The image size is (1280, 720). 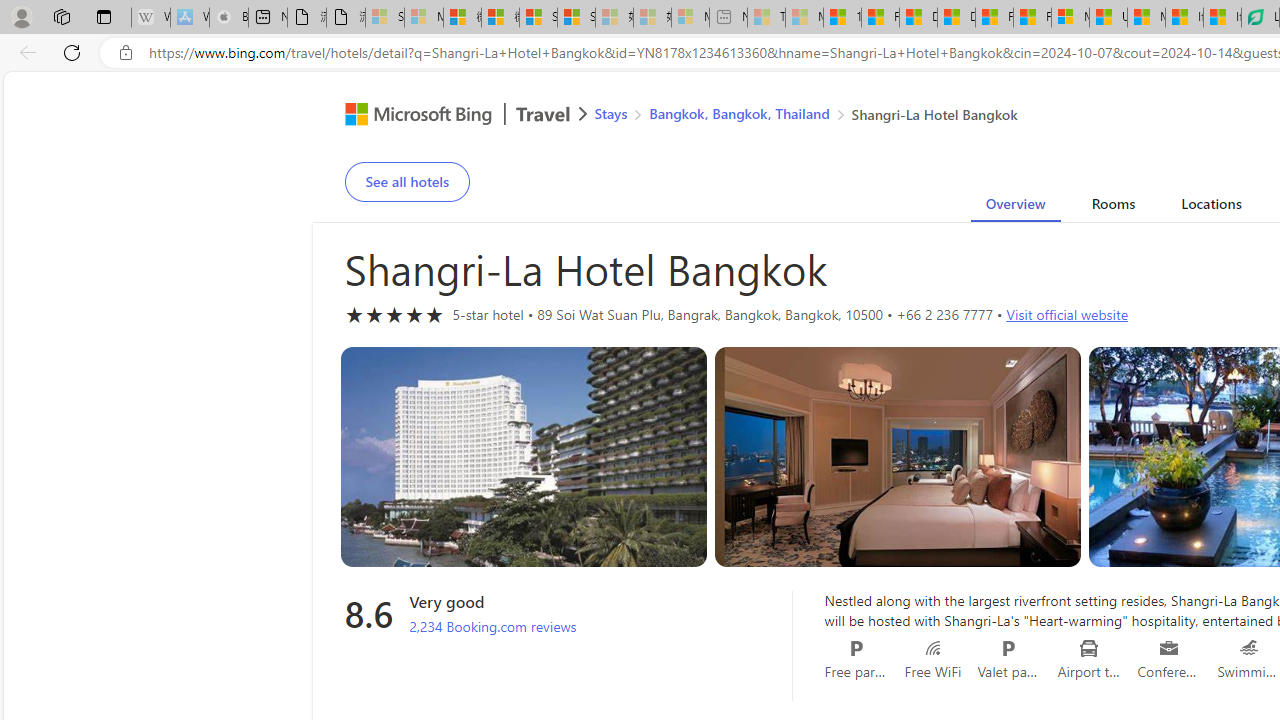 I want to click on 'Stays', so click(x=610, y=113).